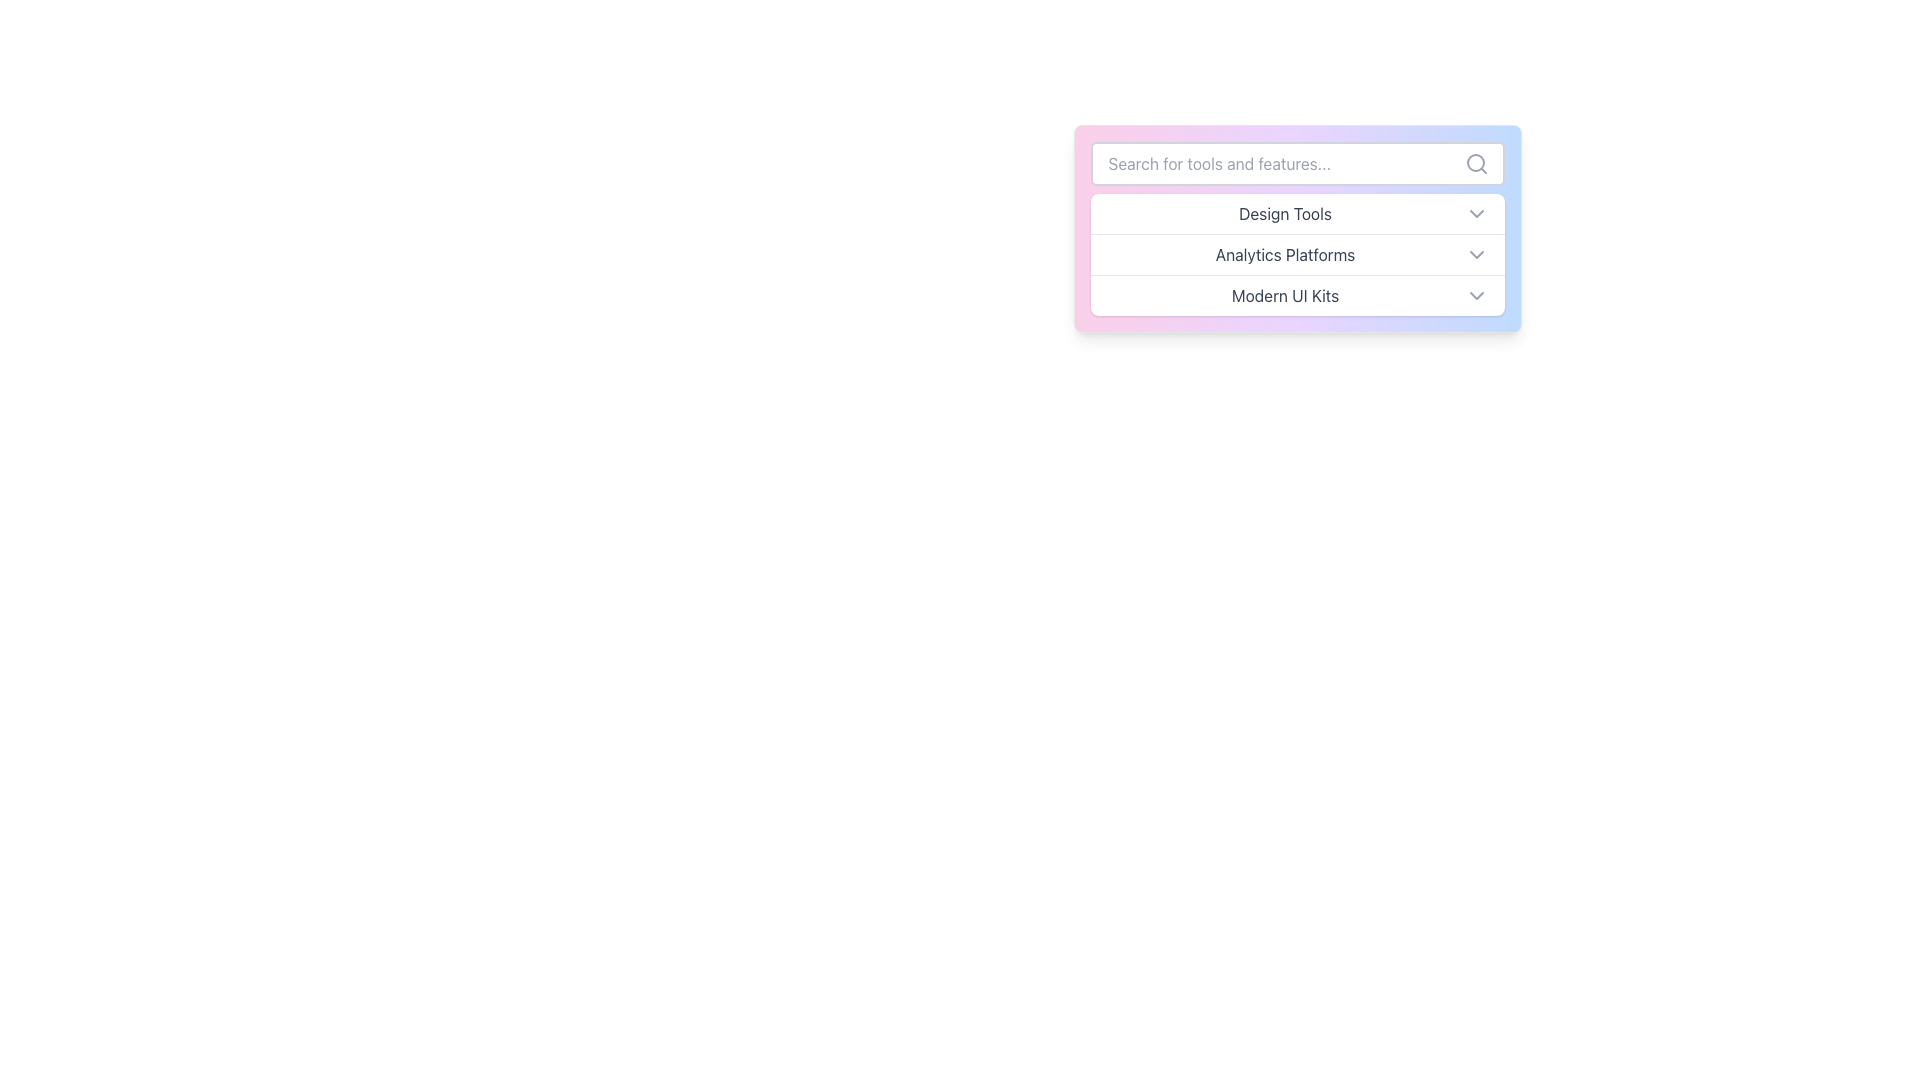  Describe the element at coordinates (1285, 296) in the screenshot. I see `the text label in the third row of the dropdown menu, which serves as a clickable navigation item adjacent to a downward-chevron icon` at that location.